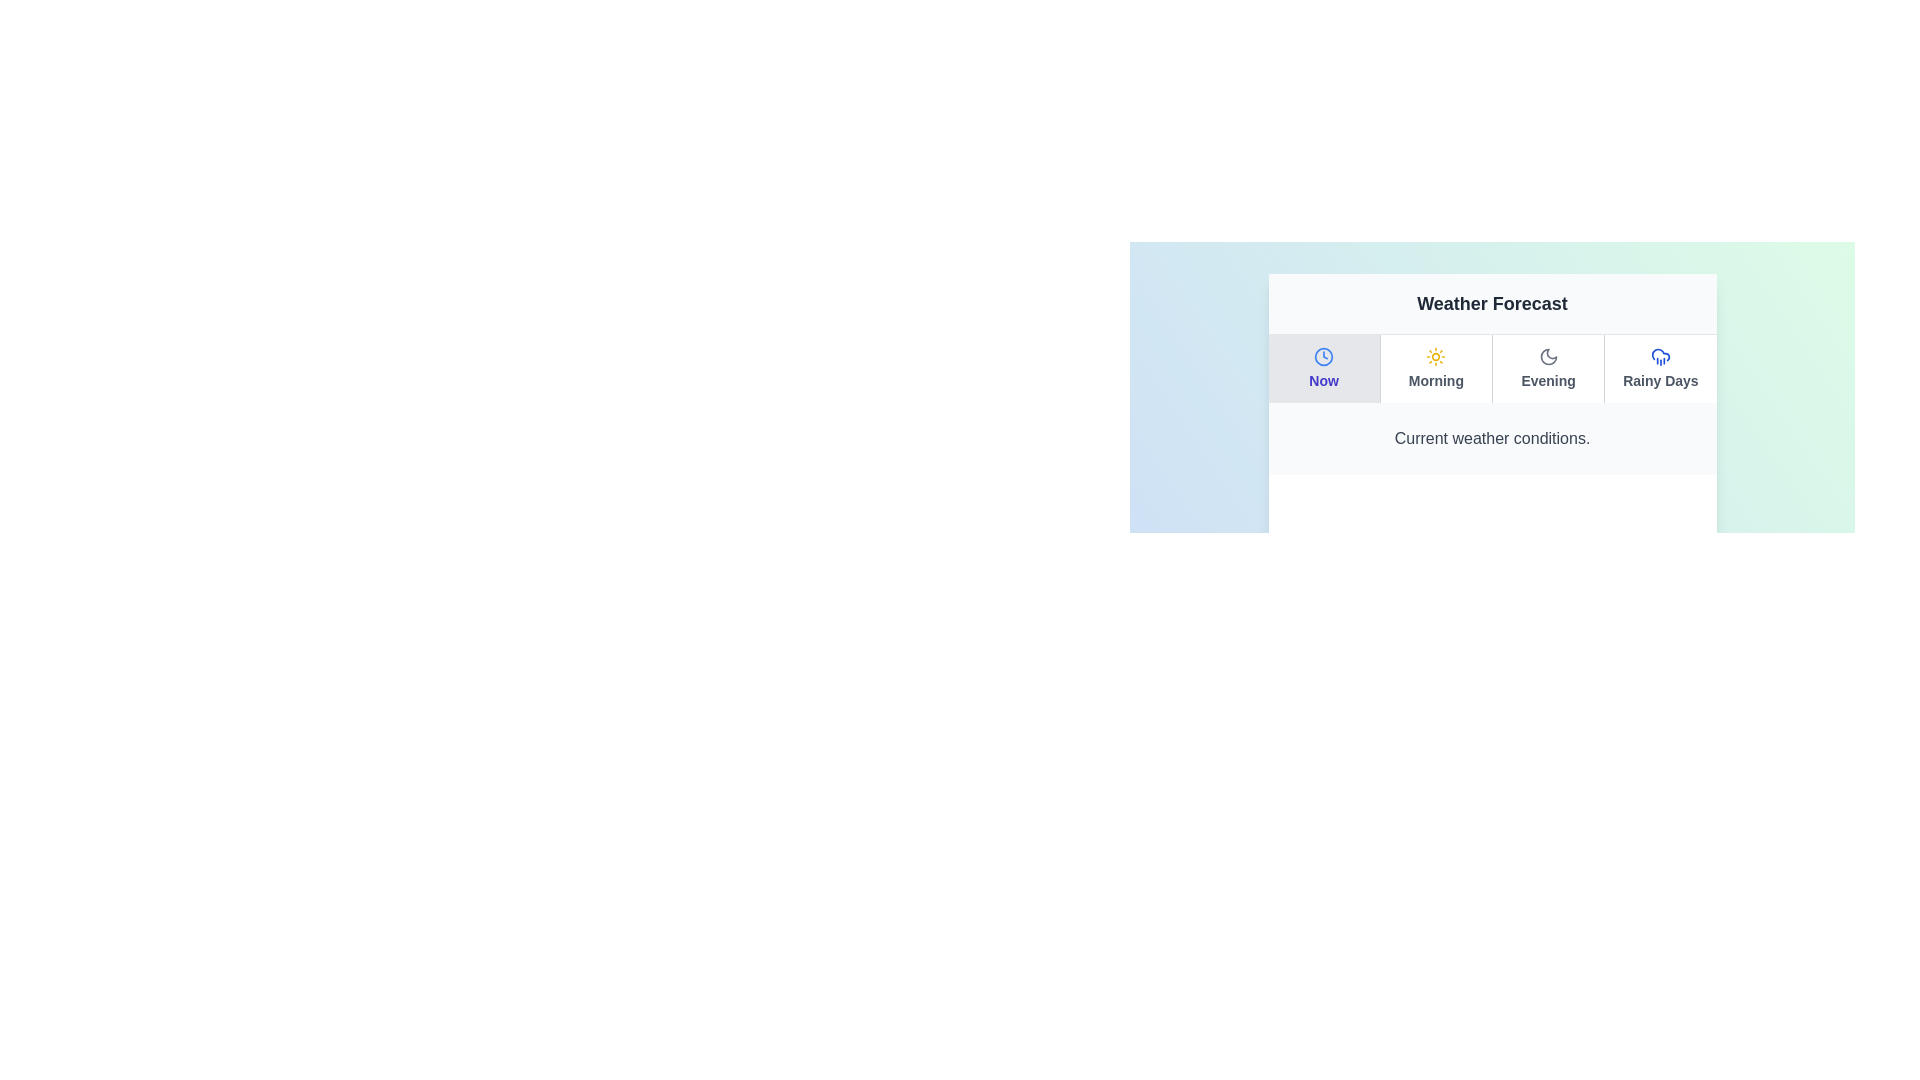 This screenshot has width=1920, height=1080. What do you see at coordinates (1547, 356) in the screenshot?
I see `the evening icon located above the 'Evening' text` at bounding box center [1547, 356].